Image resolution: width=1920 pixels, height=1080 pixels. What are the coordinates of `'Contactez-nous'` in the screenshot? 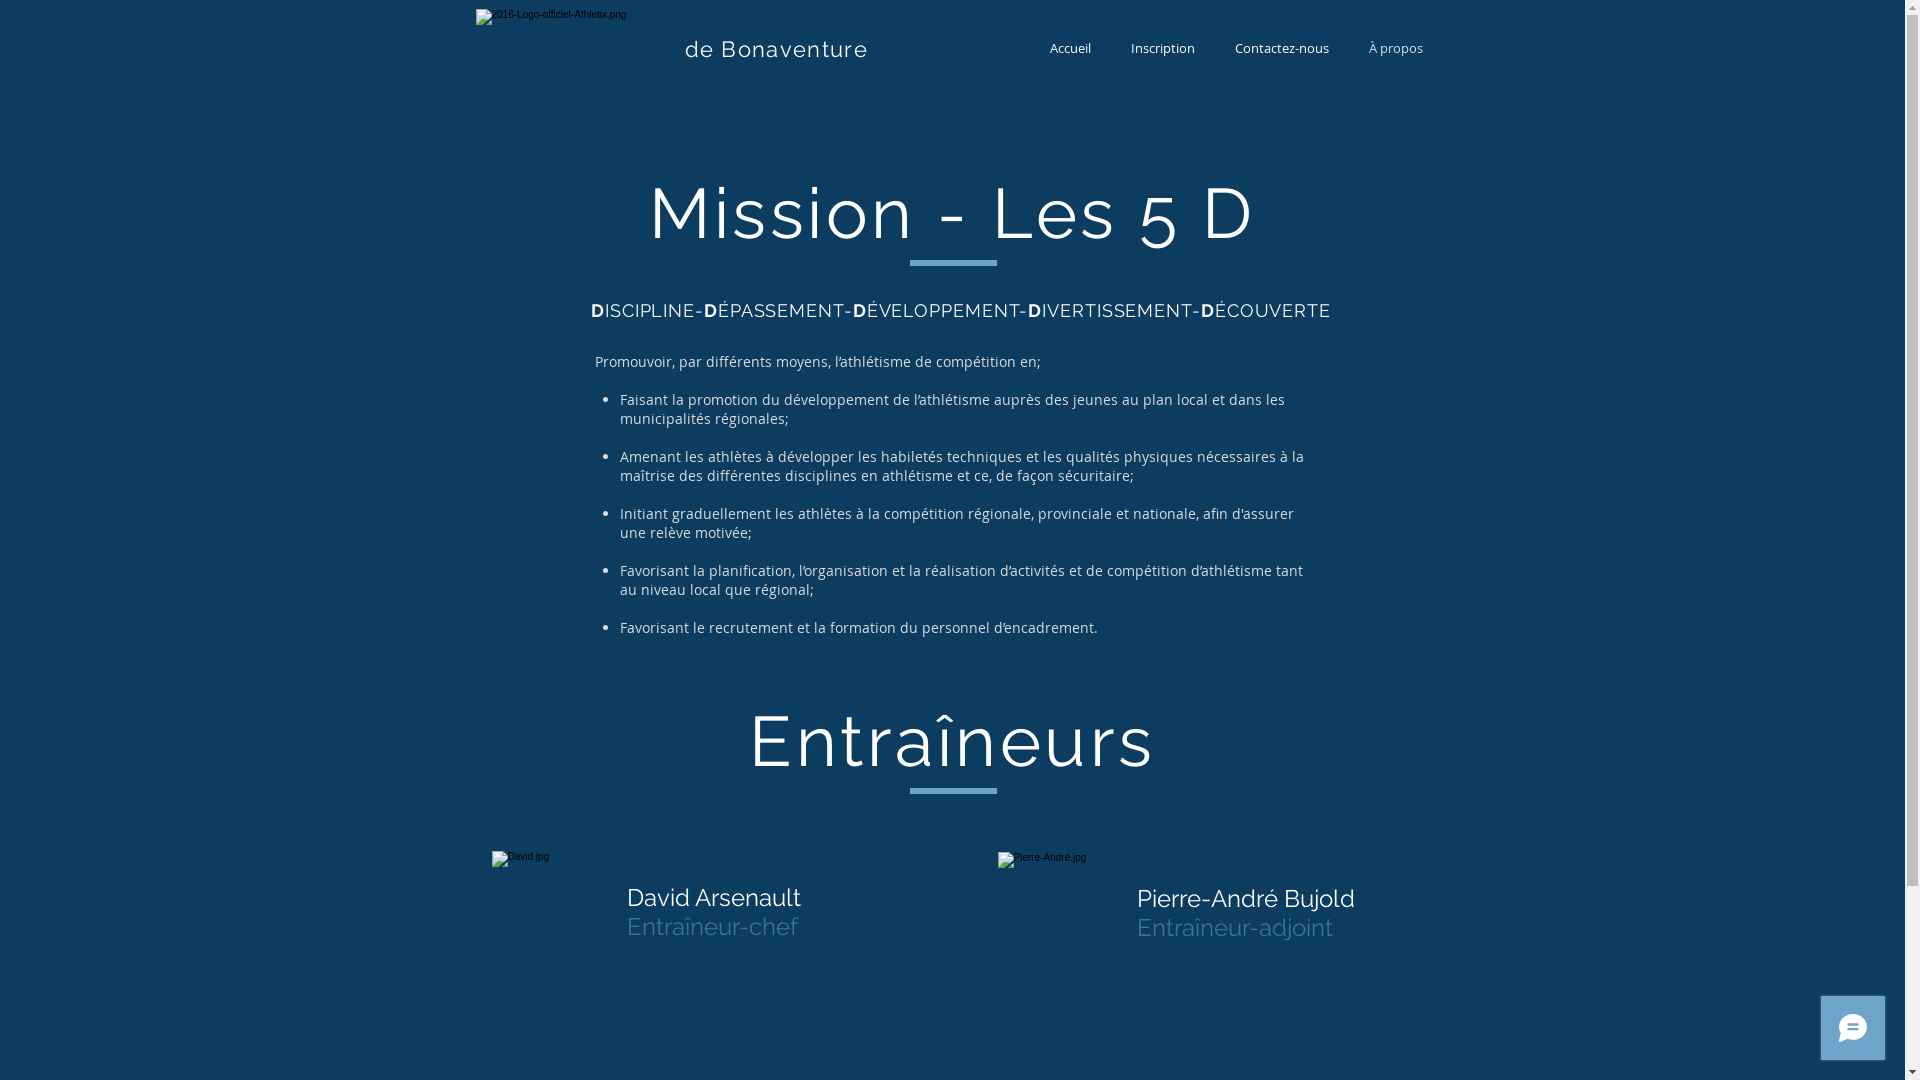 It's located at (1213, 47).